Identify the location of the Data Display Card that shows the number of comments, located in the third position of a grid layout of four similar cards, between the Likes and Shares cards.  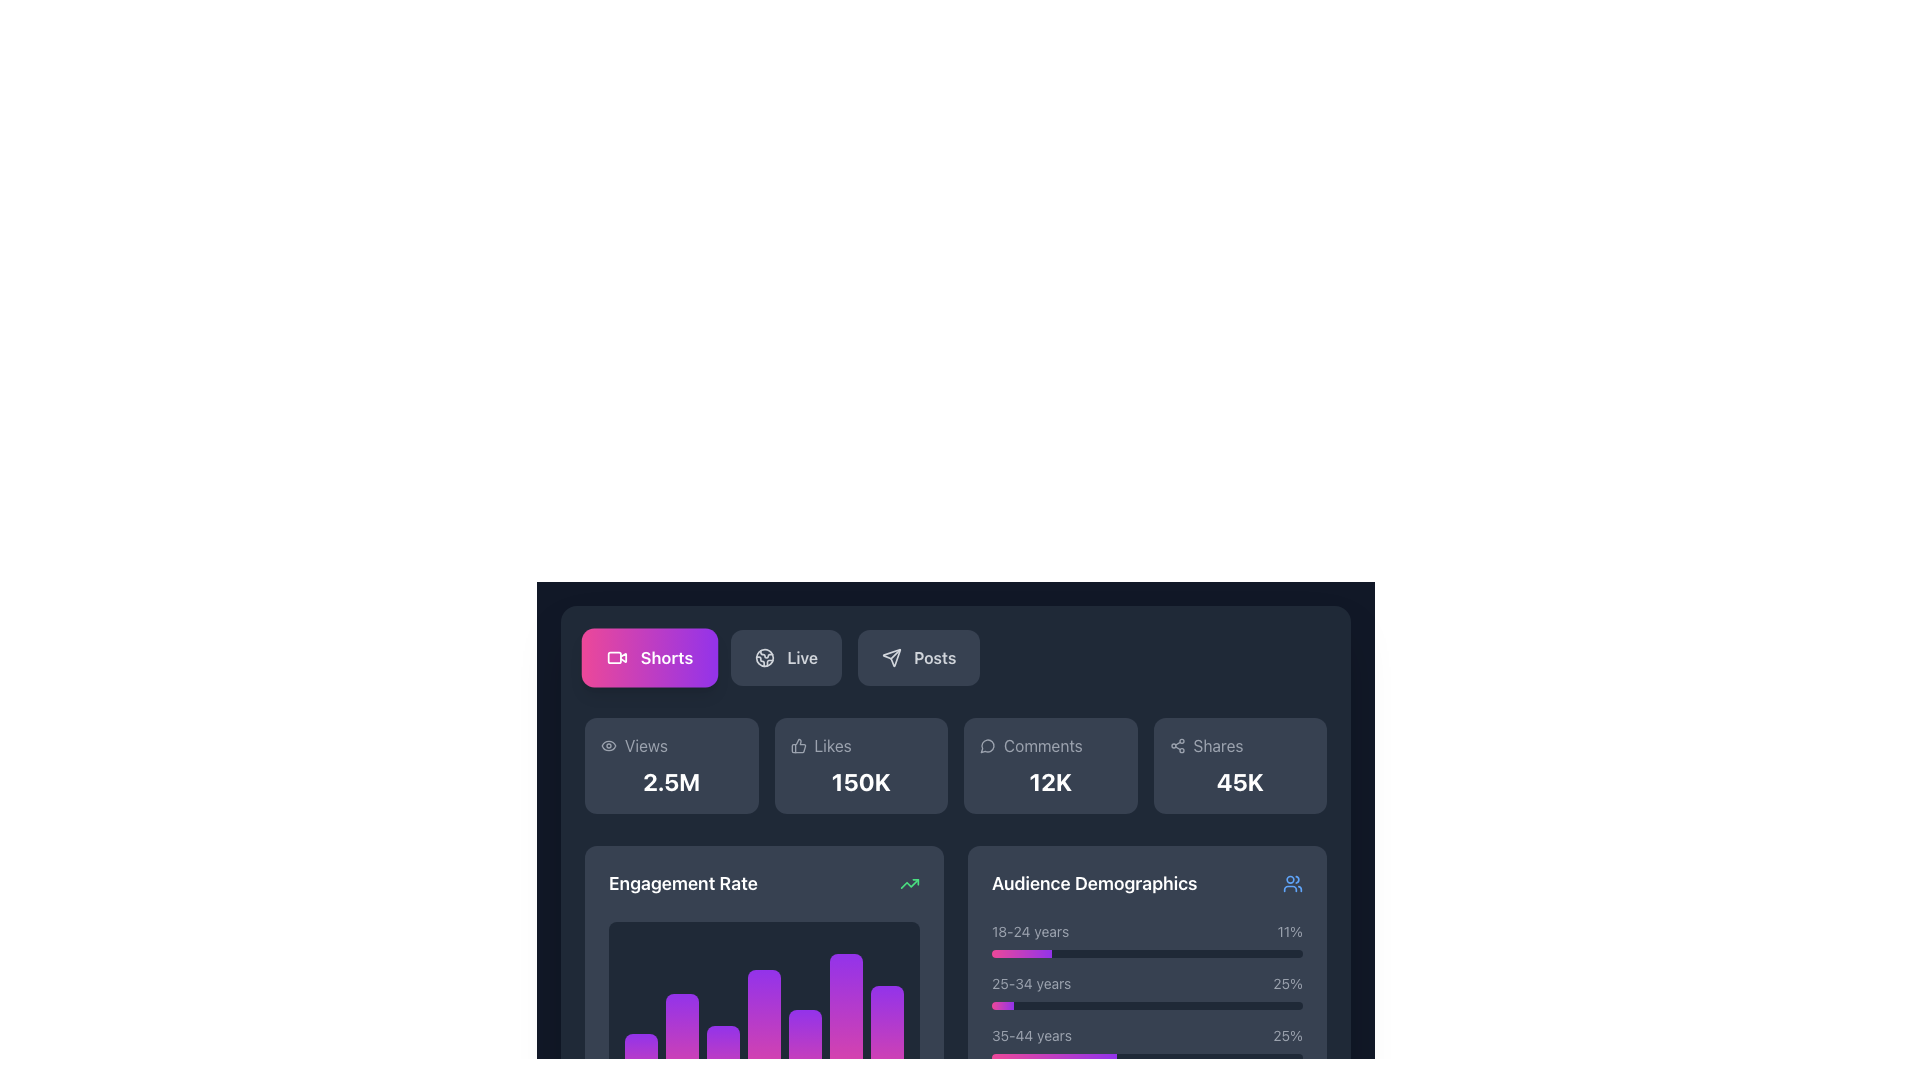
(1049, 765).